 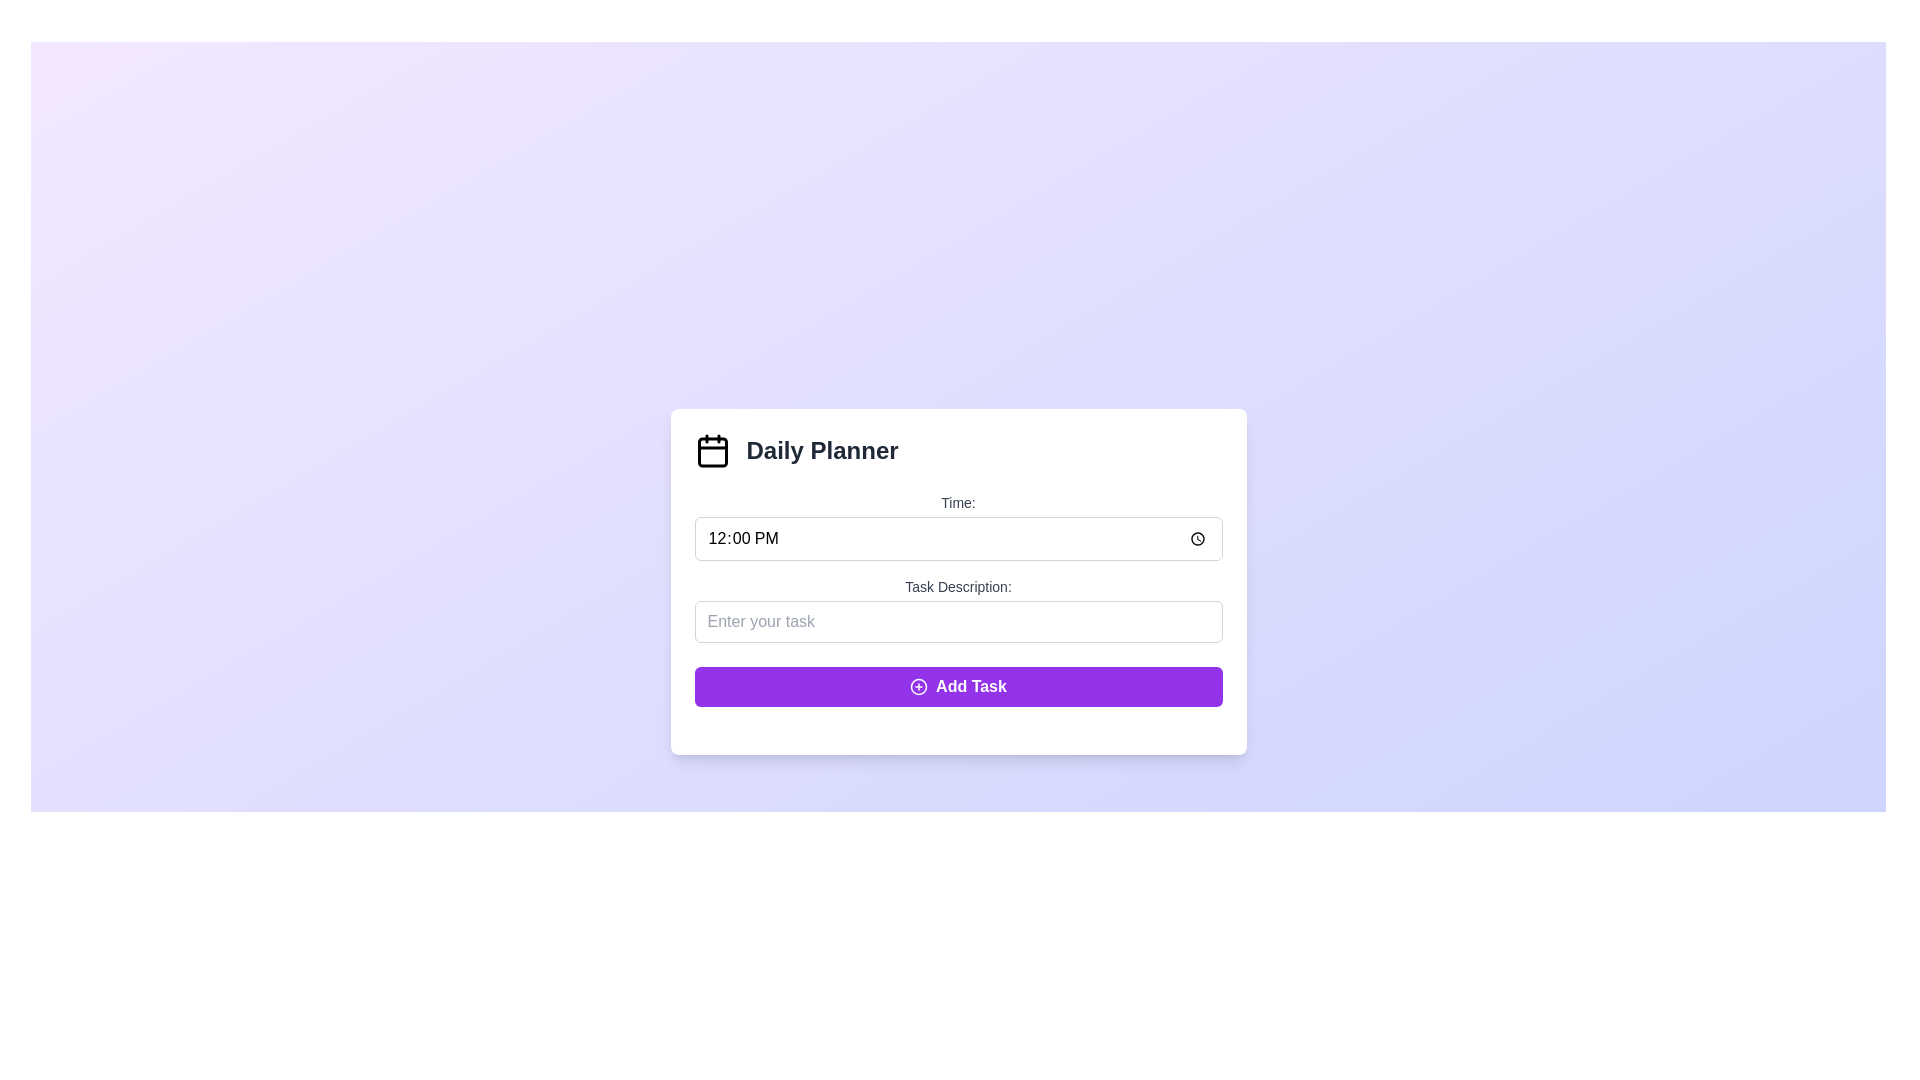 What do you see at coordinates (957, 501) in the screenshot?
I see `the 'Time:' text label, which is styled in bold and positioned at the top of the 'Daily Planner' form, directly above the 'Time' input field` at bounding box center [957, 501].